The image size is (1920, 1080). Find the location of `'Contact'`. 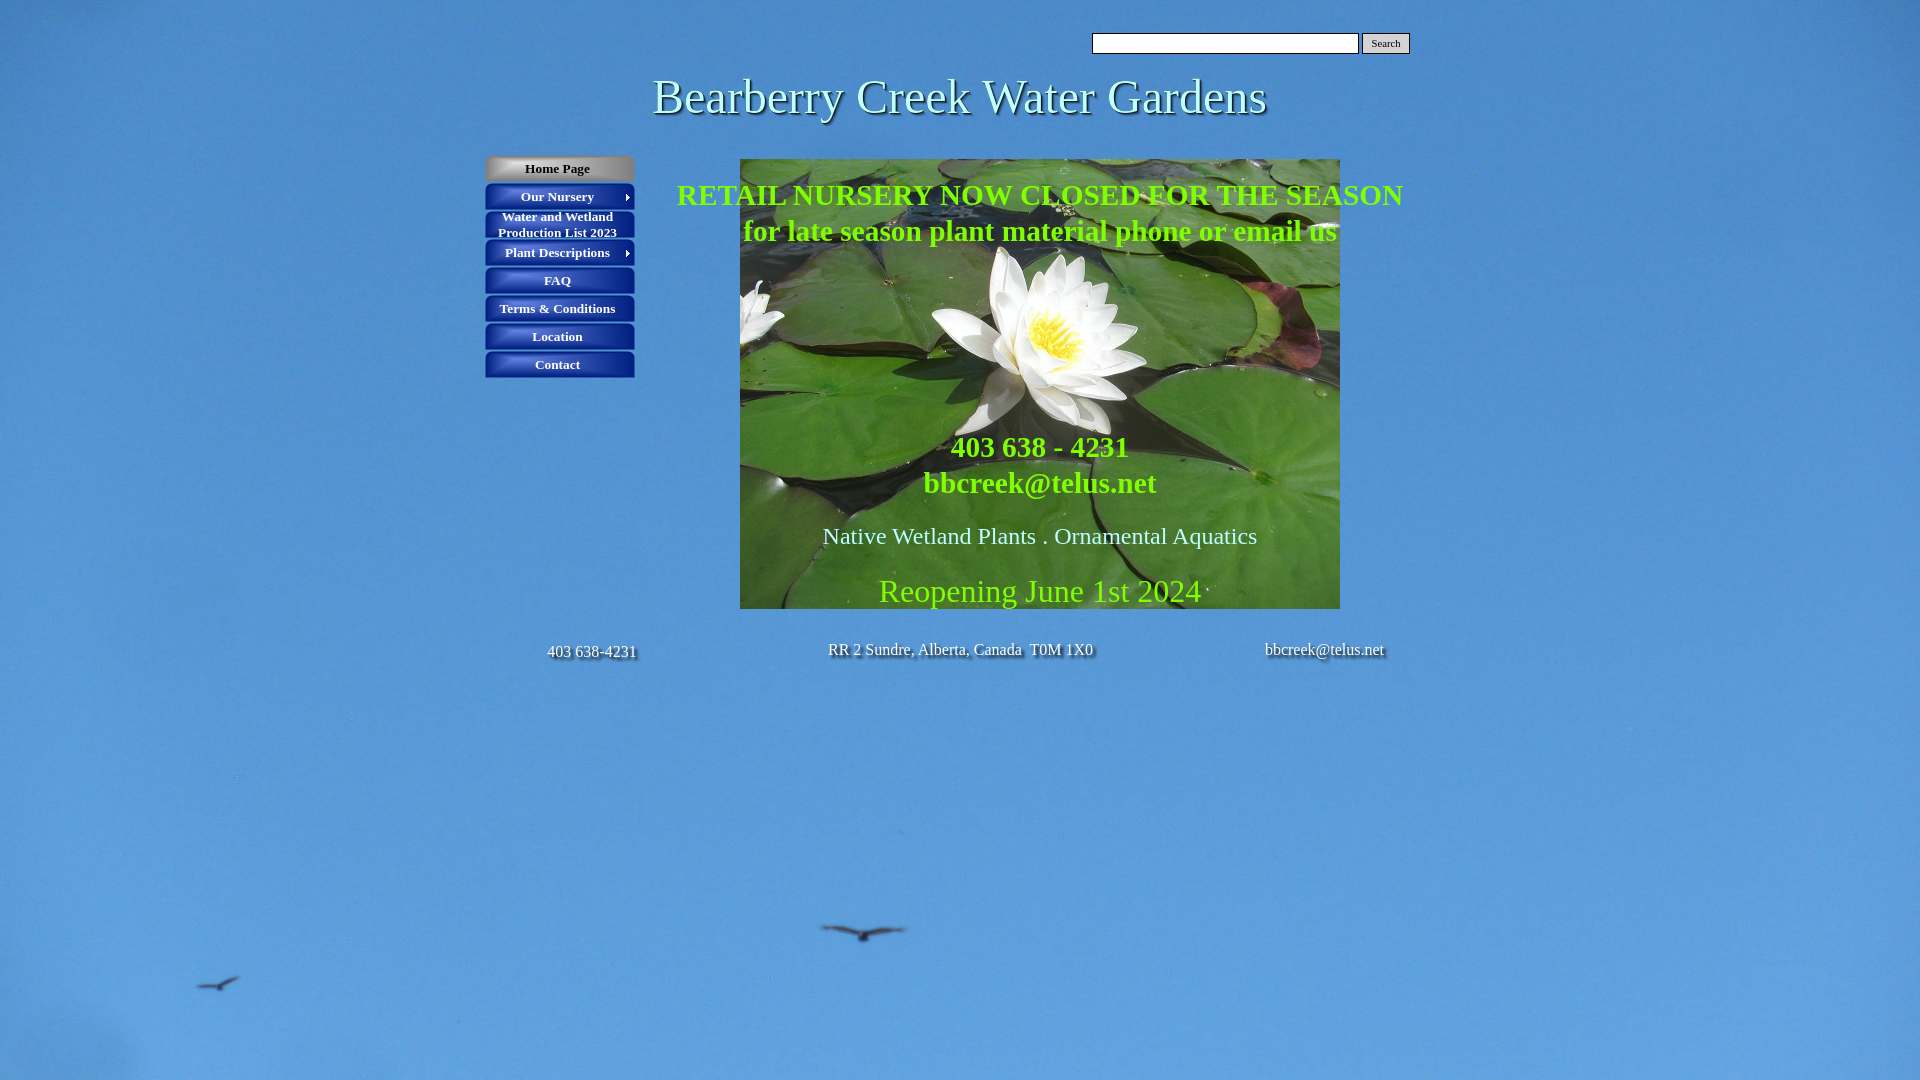

'Contact' is located at coordinates (560, 365).